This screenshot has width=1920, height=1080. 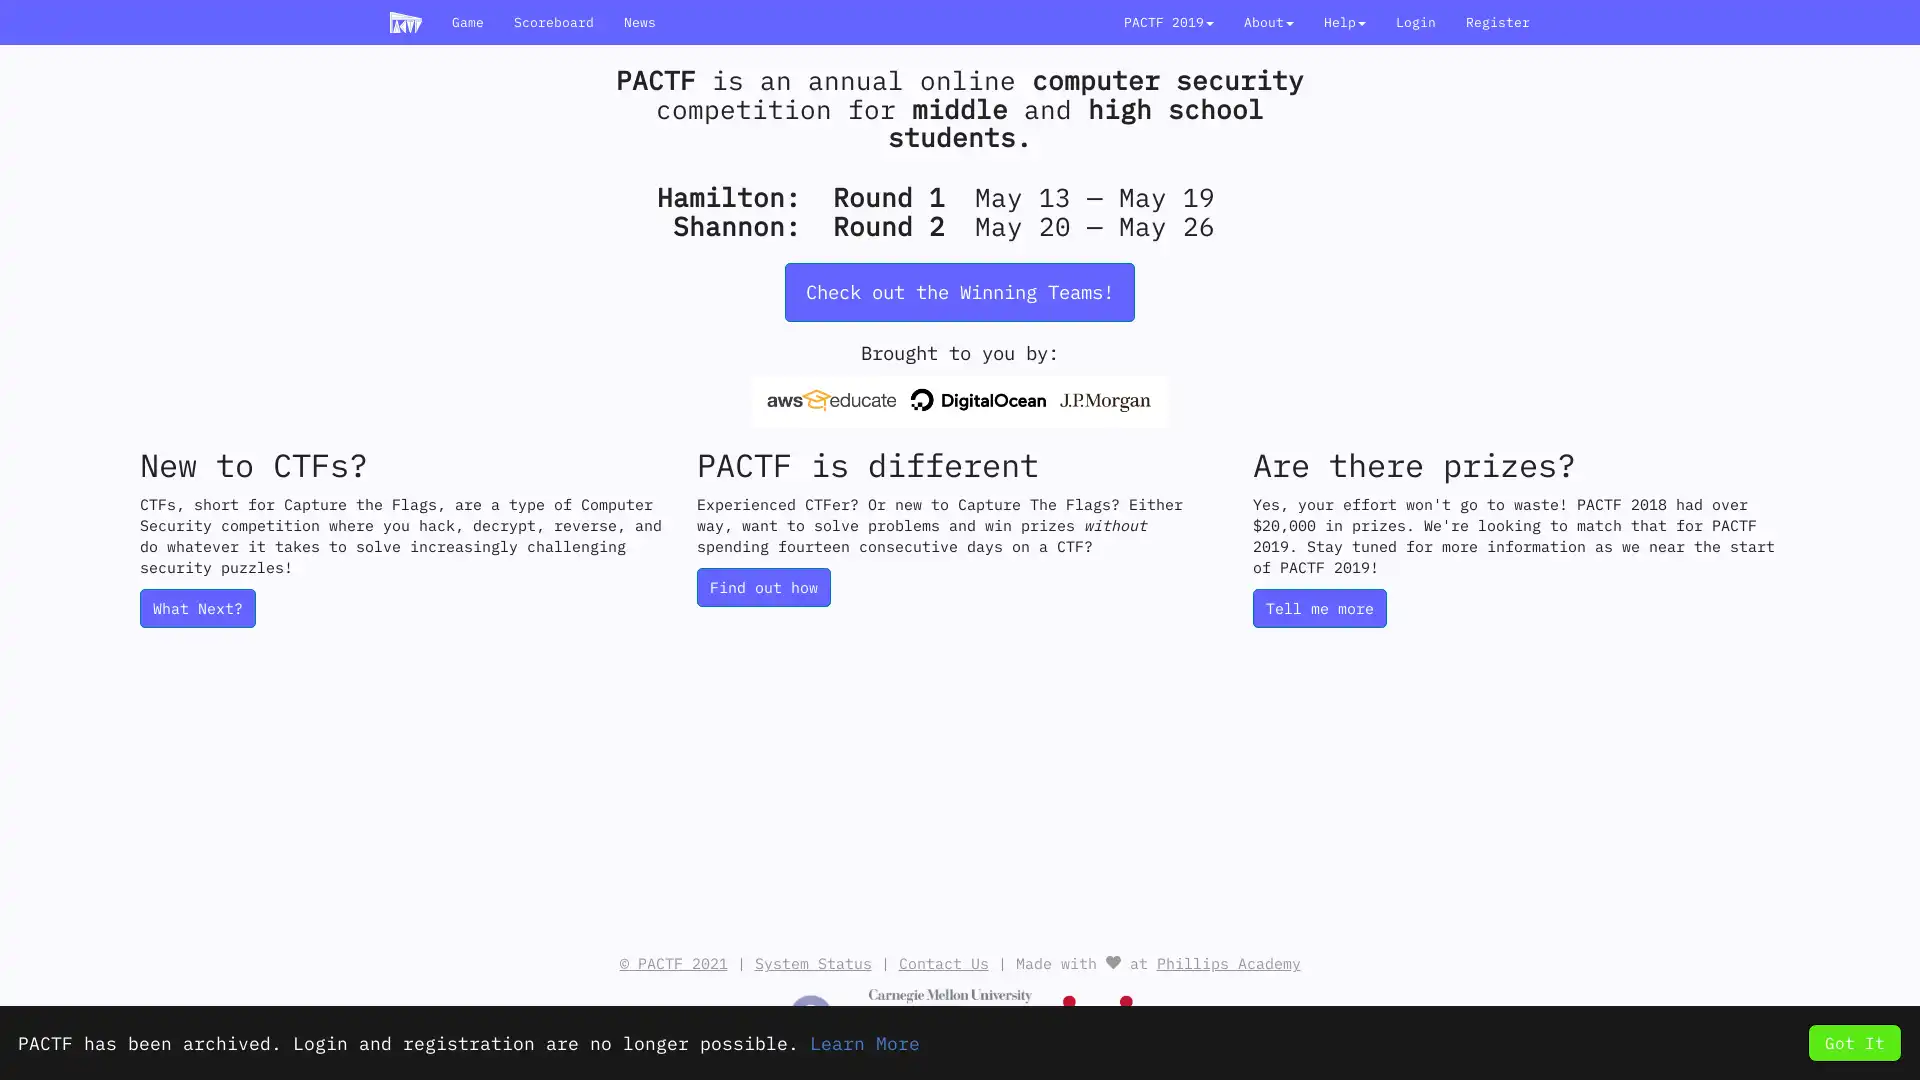 What do you see at coordinates (1853, 1041) in the screenshot?
I see `Got It` at bounding box center [1853, 1041].